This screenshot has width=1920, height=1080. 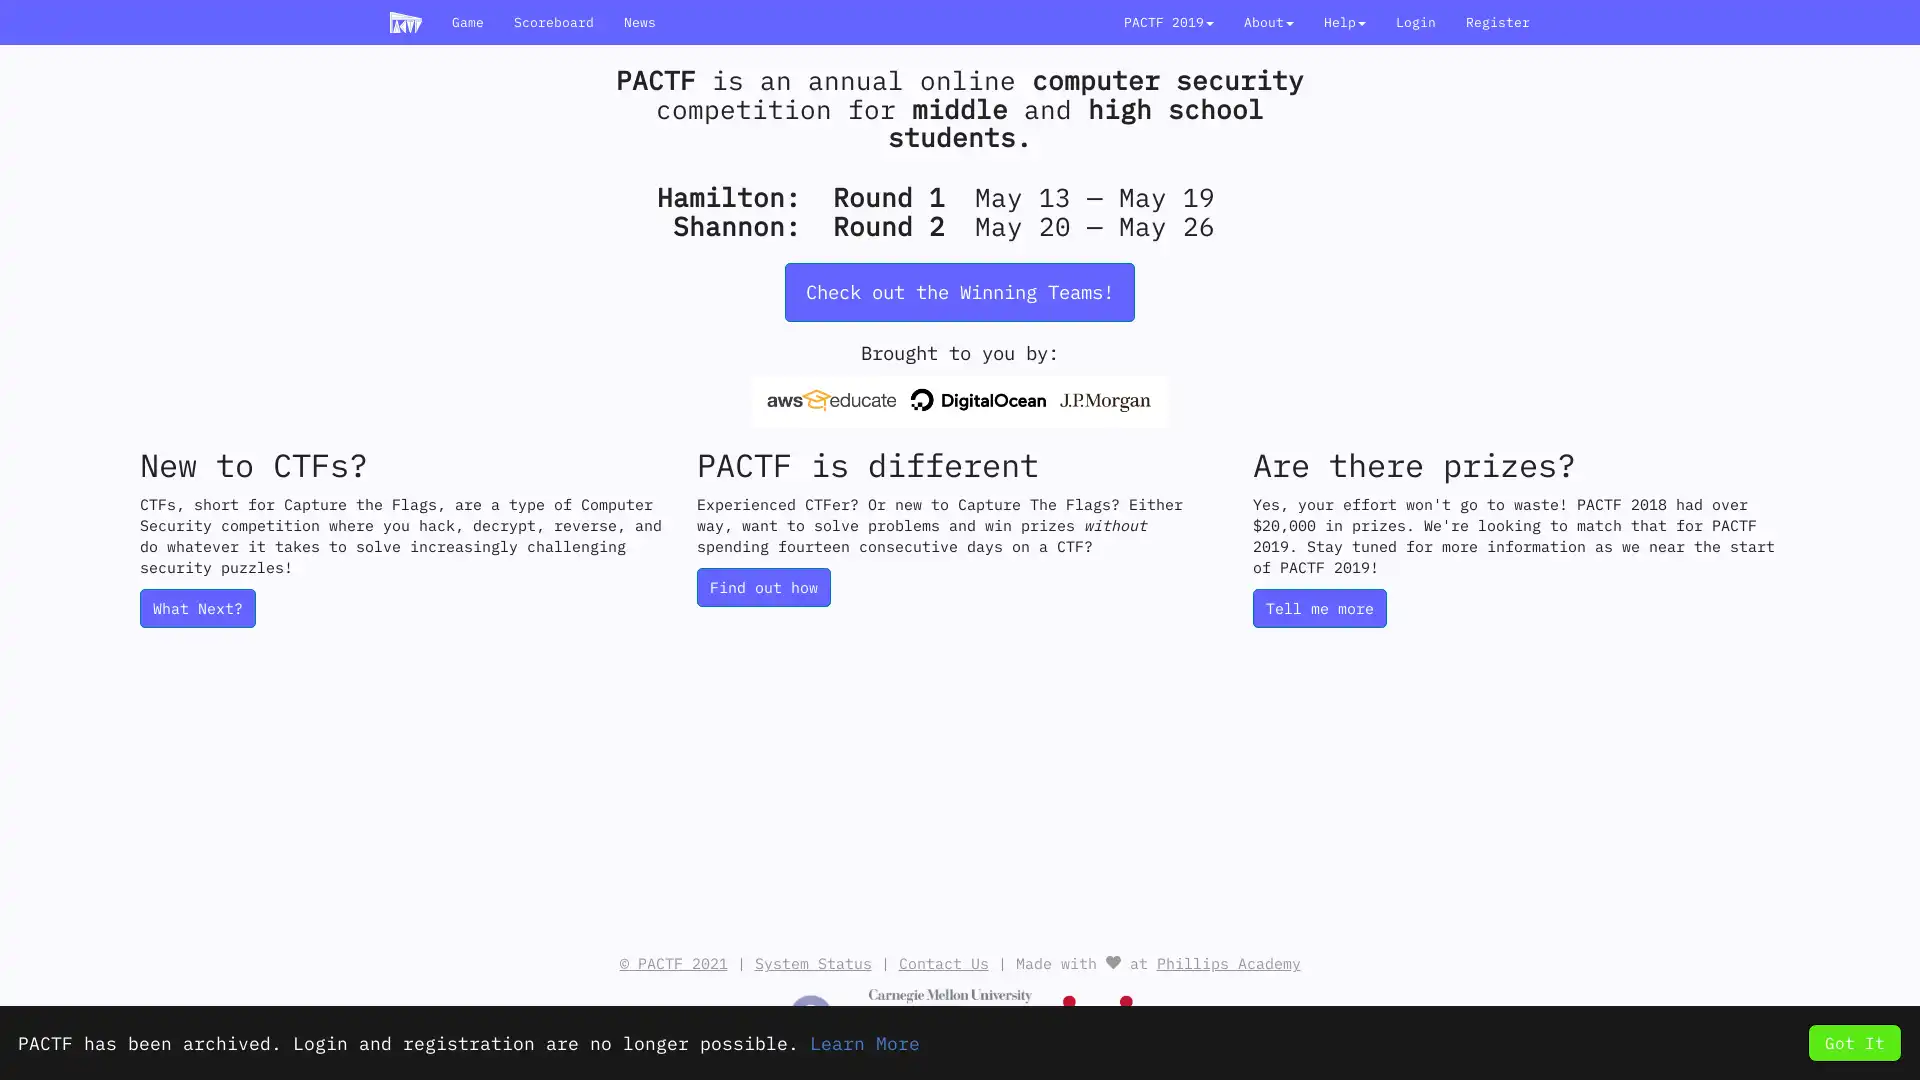 What do you see at coordinates (1853, 1041) in the screenshot?
I see `Got It` at bounding box center [1853, 1041].